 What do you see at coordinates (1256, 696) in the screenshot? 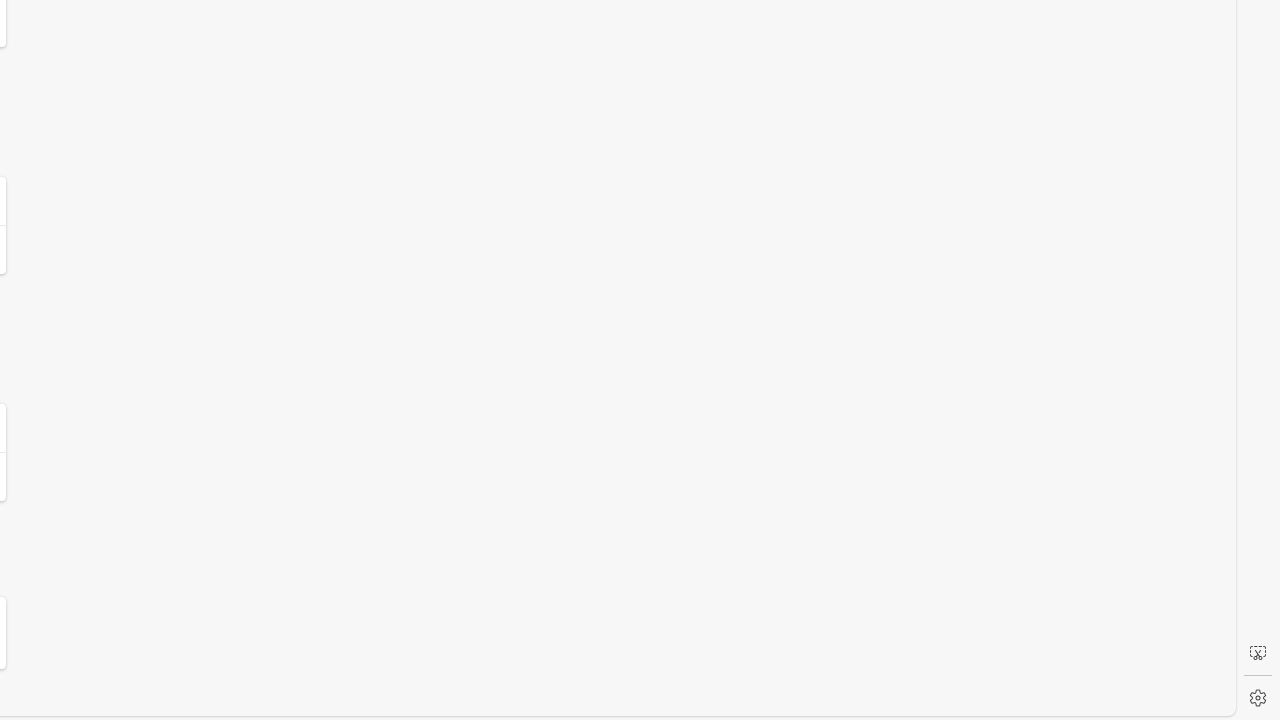
I see `'Settings'` at bounding box center [1256, 696].